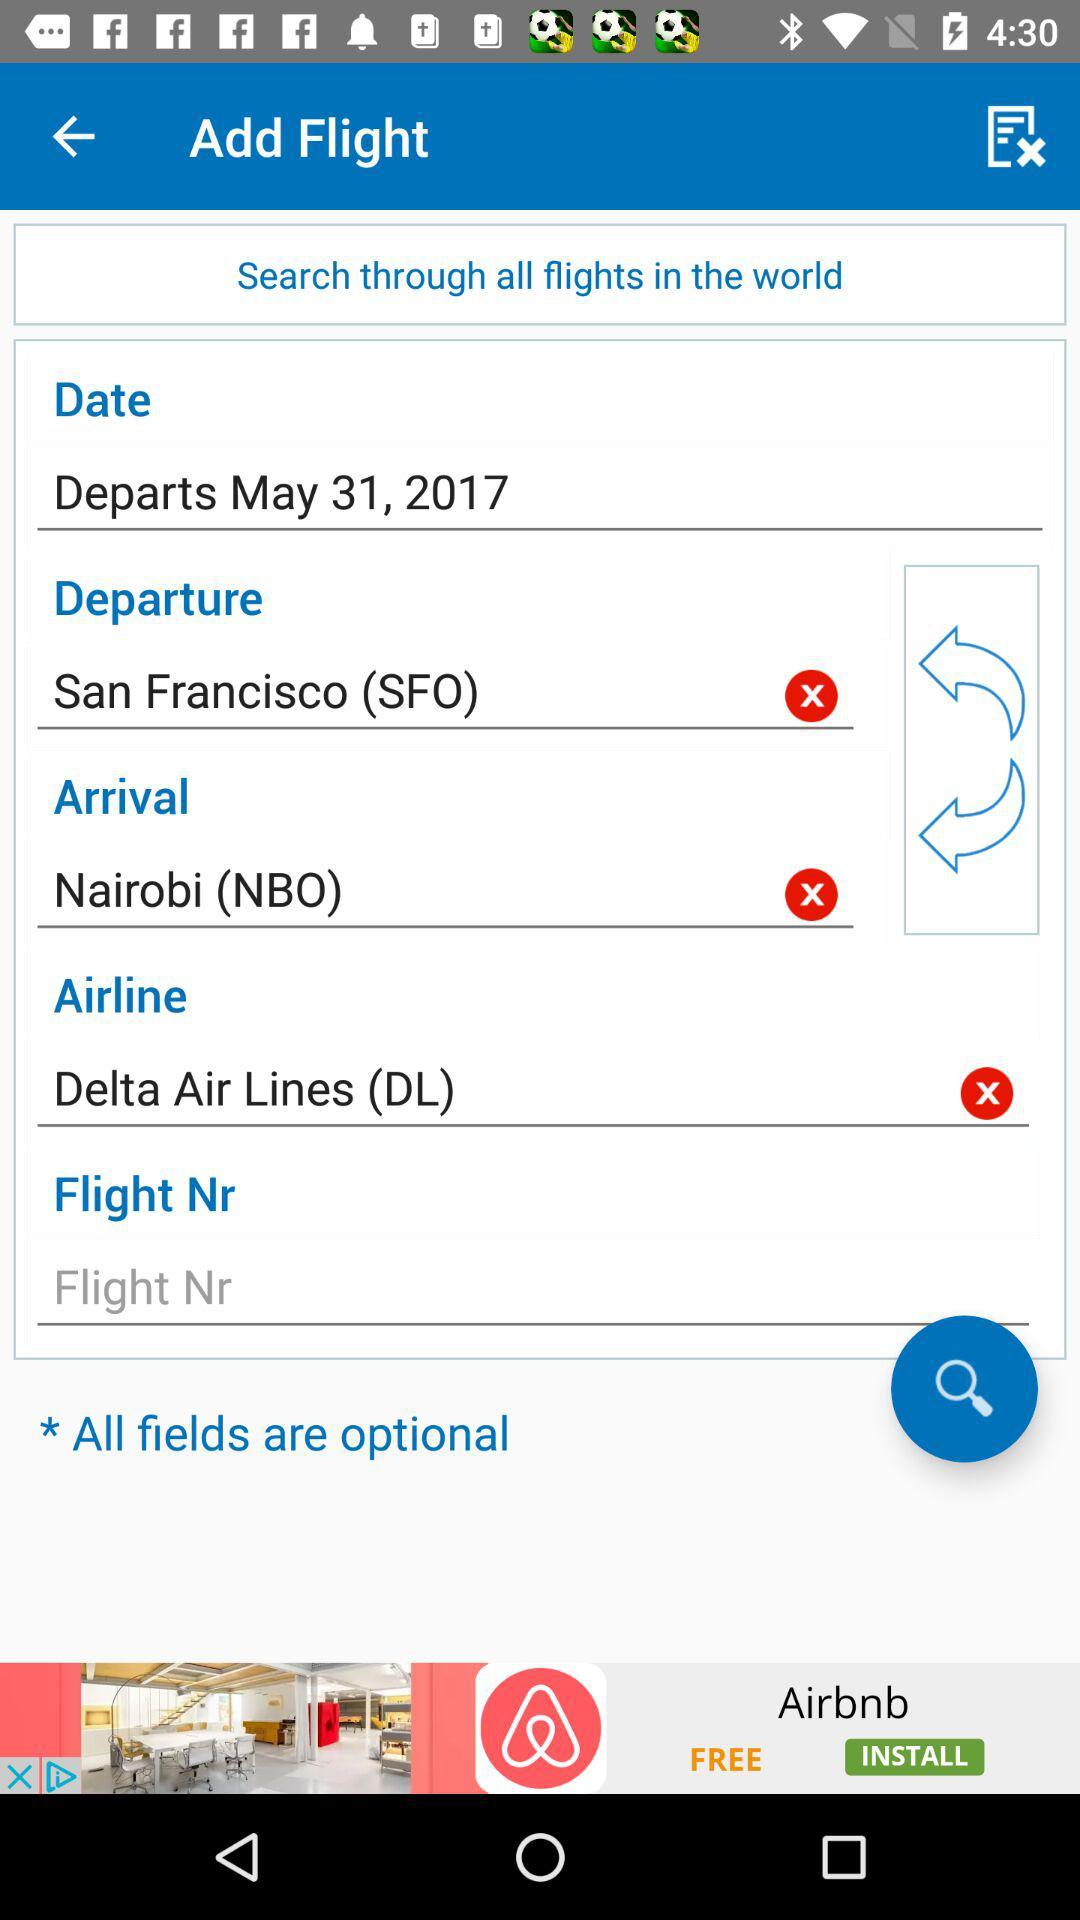  Describe the element at coordinates (532, 1292) in the screenshot. I see `flight information` at that location.